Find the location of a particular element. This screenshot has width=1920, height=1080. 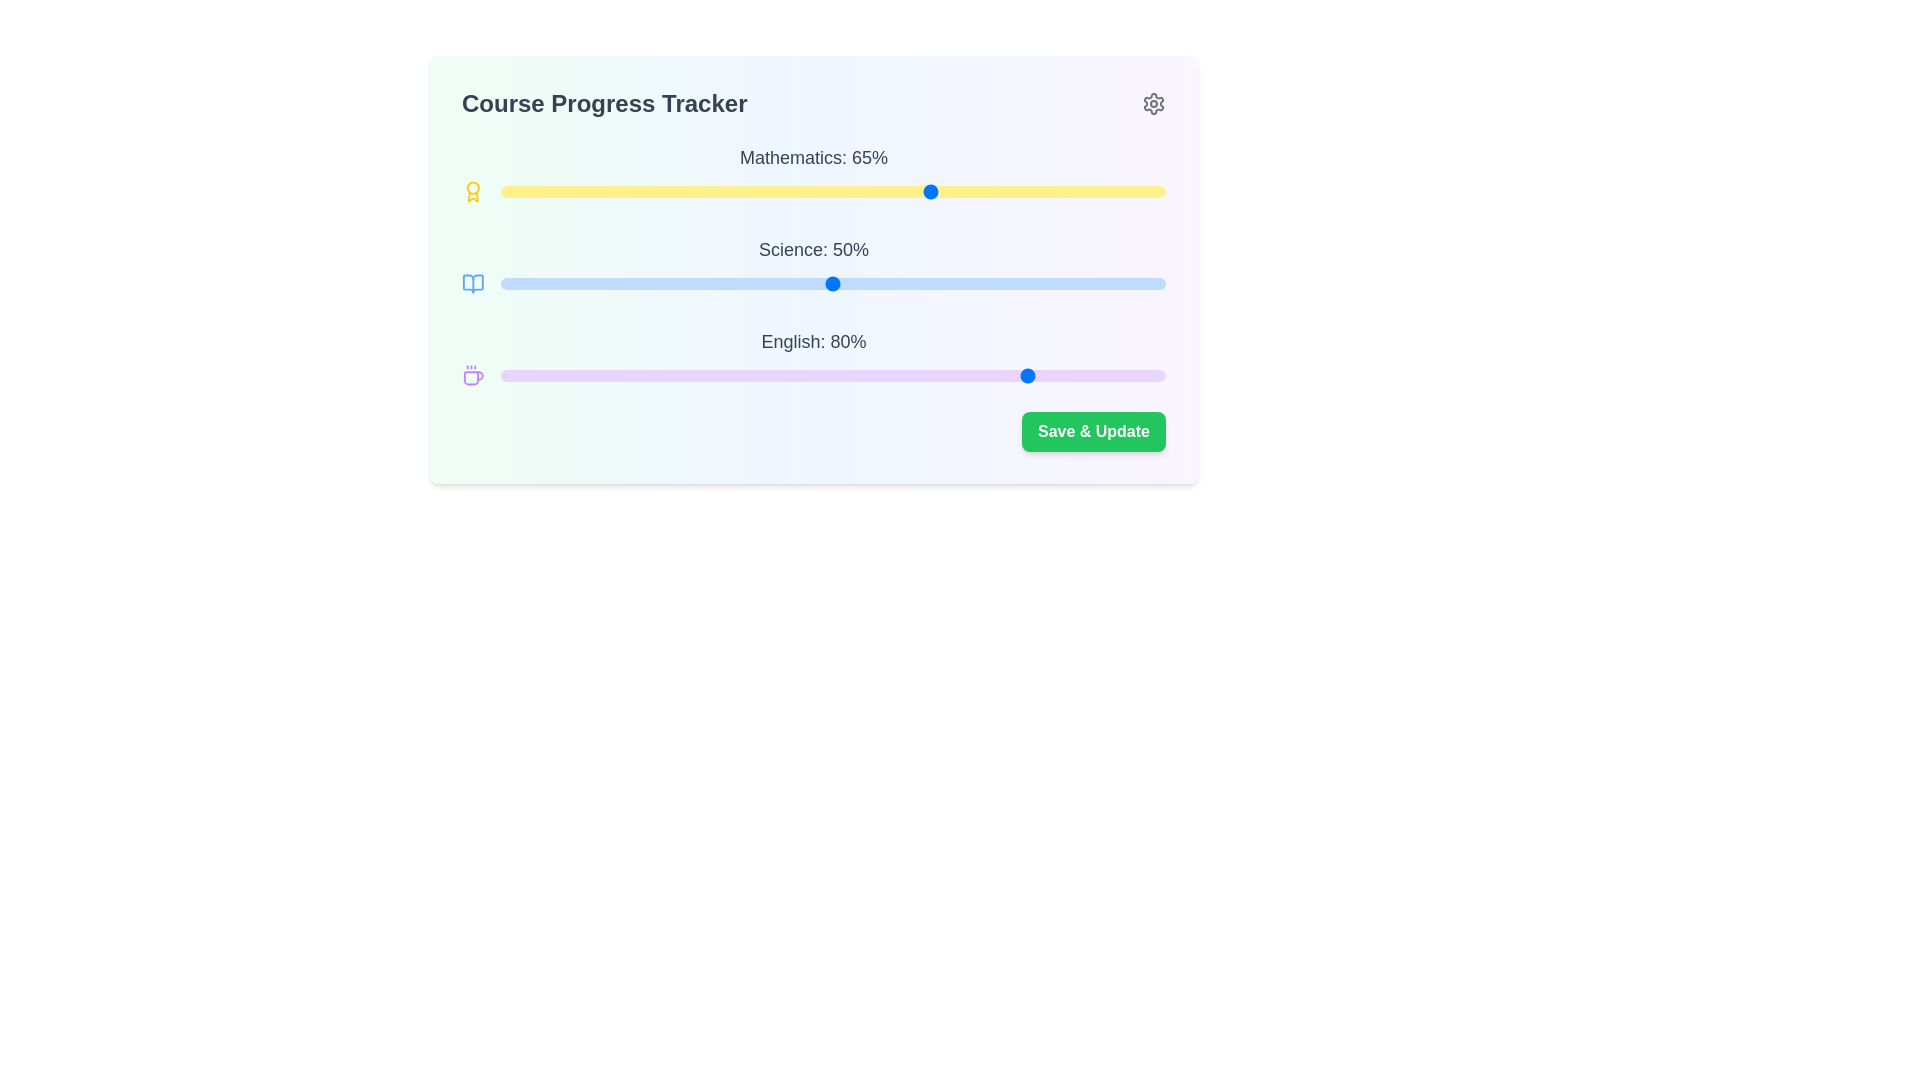

the mathematics progress slider is located at coordinates (1152, 192).